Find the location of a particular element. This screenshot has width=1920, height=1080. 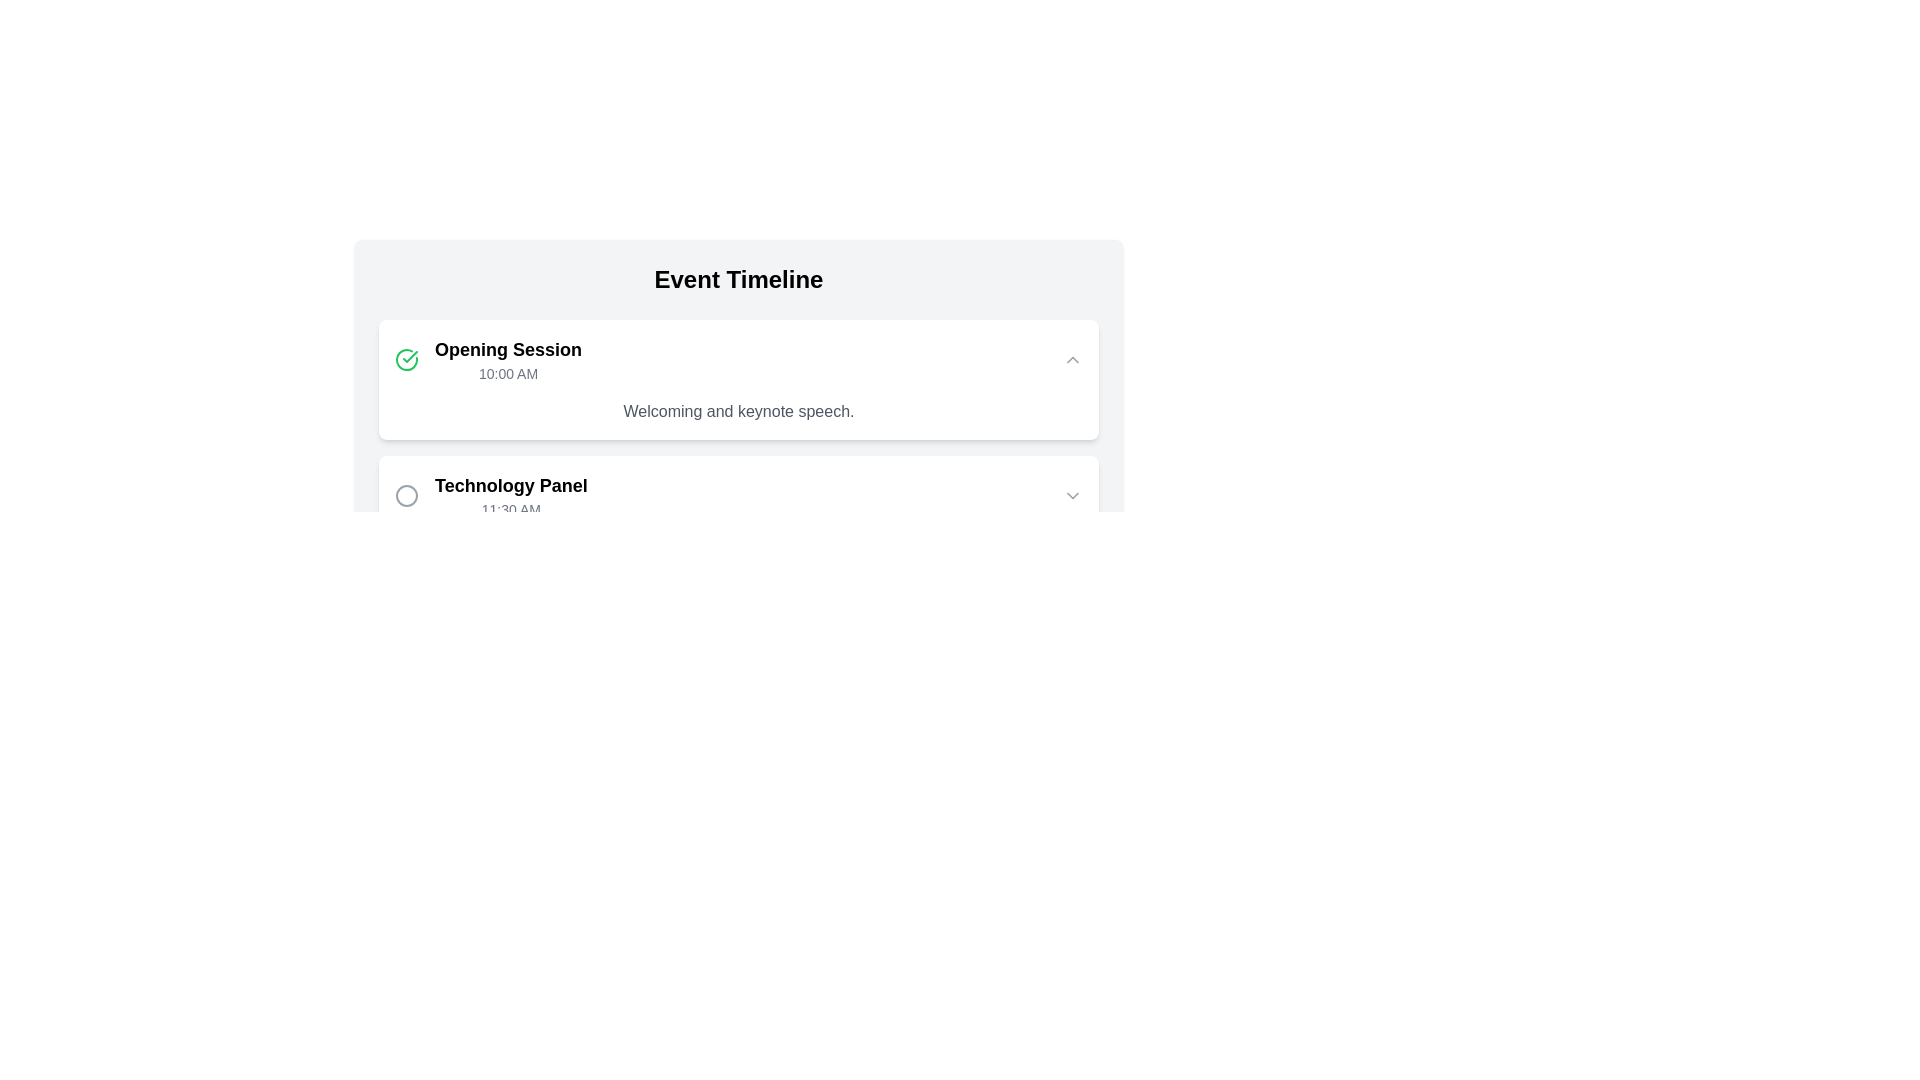

the icon located to the left of the 'Technology Panel' text in the event timeline, which indicates a status or category for the event at 11:30 AM is located at coordinates (406, 495).